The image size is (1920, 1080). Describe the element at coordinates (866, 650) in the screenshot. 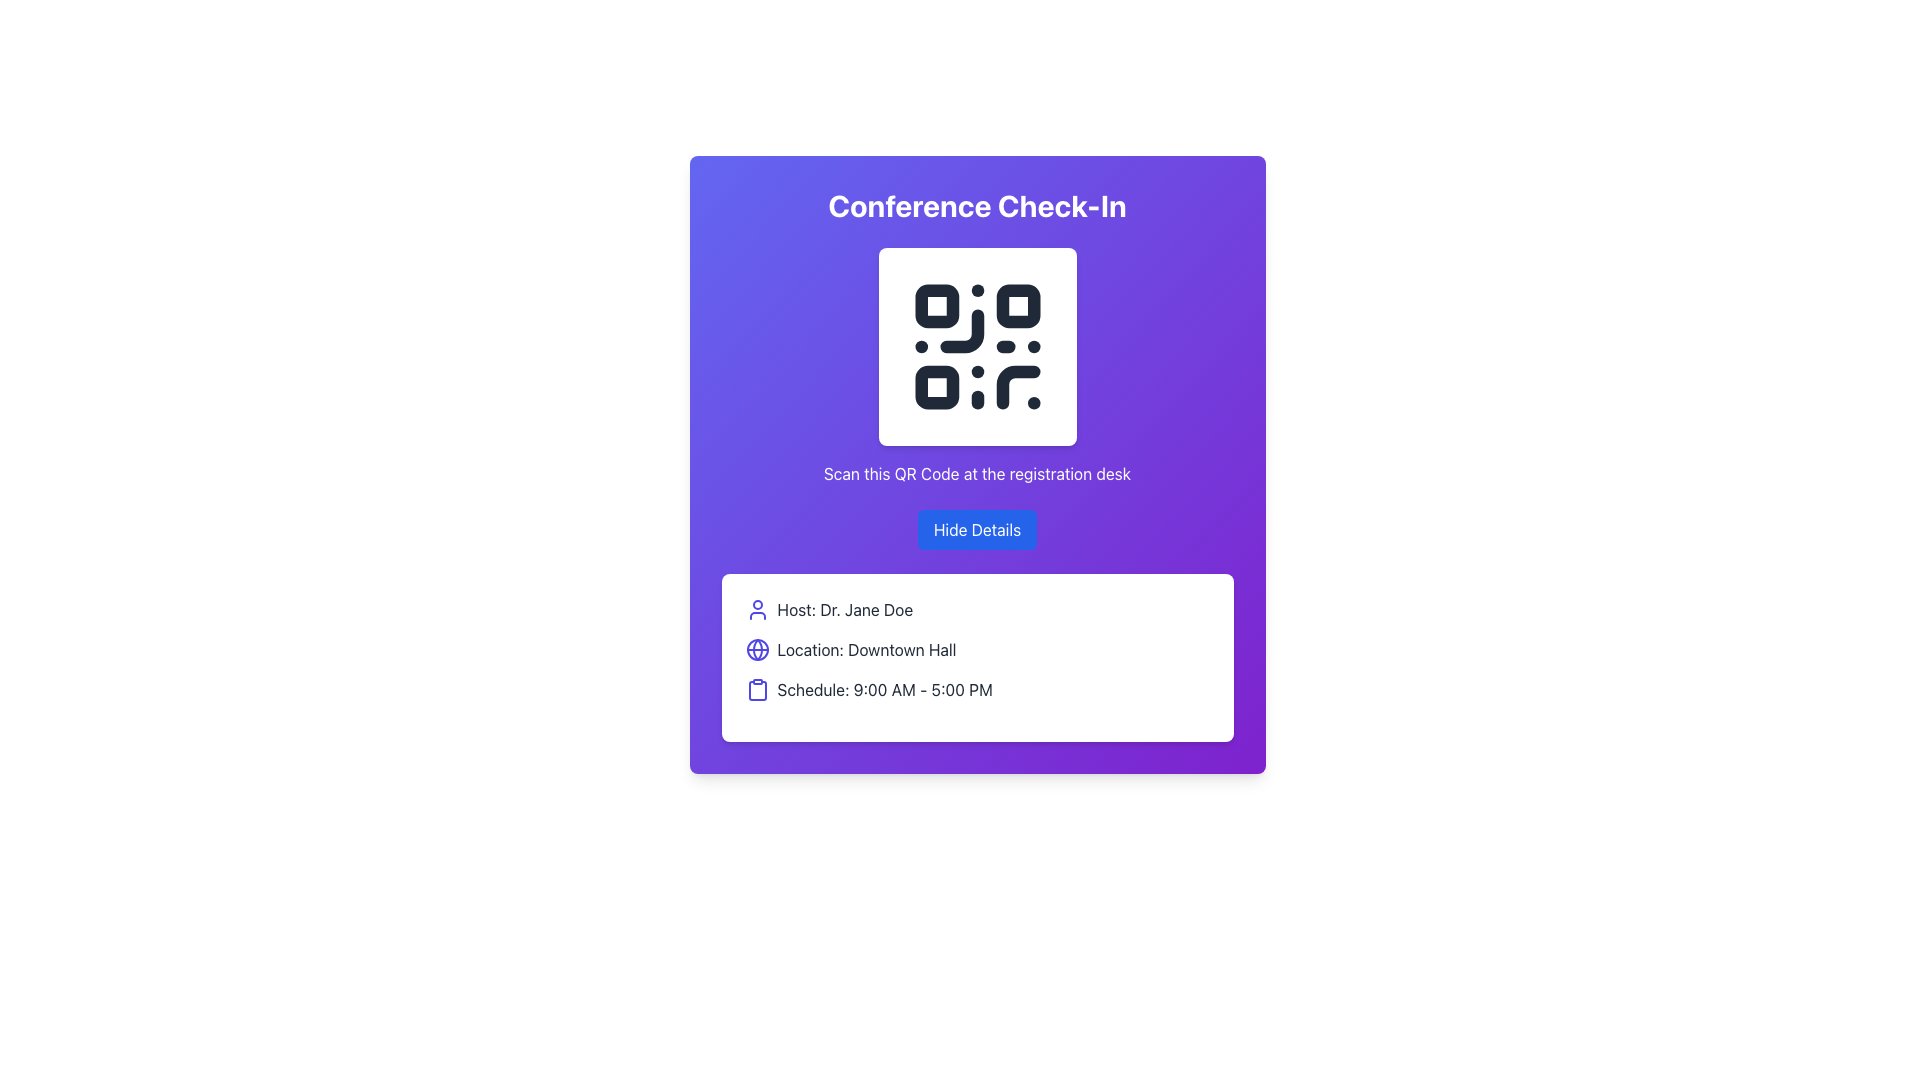

I see `the static text label displaying the location of the event, which indicates 'Downtown Hall', positioned between 'Host: Dr. Jane Doe' and 'Schedule: 9:00 AM - 5:00 PM'` at that location.